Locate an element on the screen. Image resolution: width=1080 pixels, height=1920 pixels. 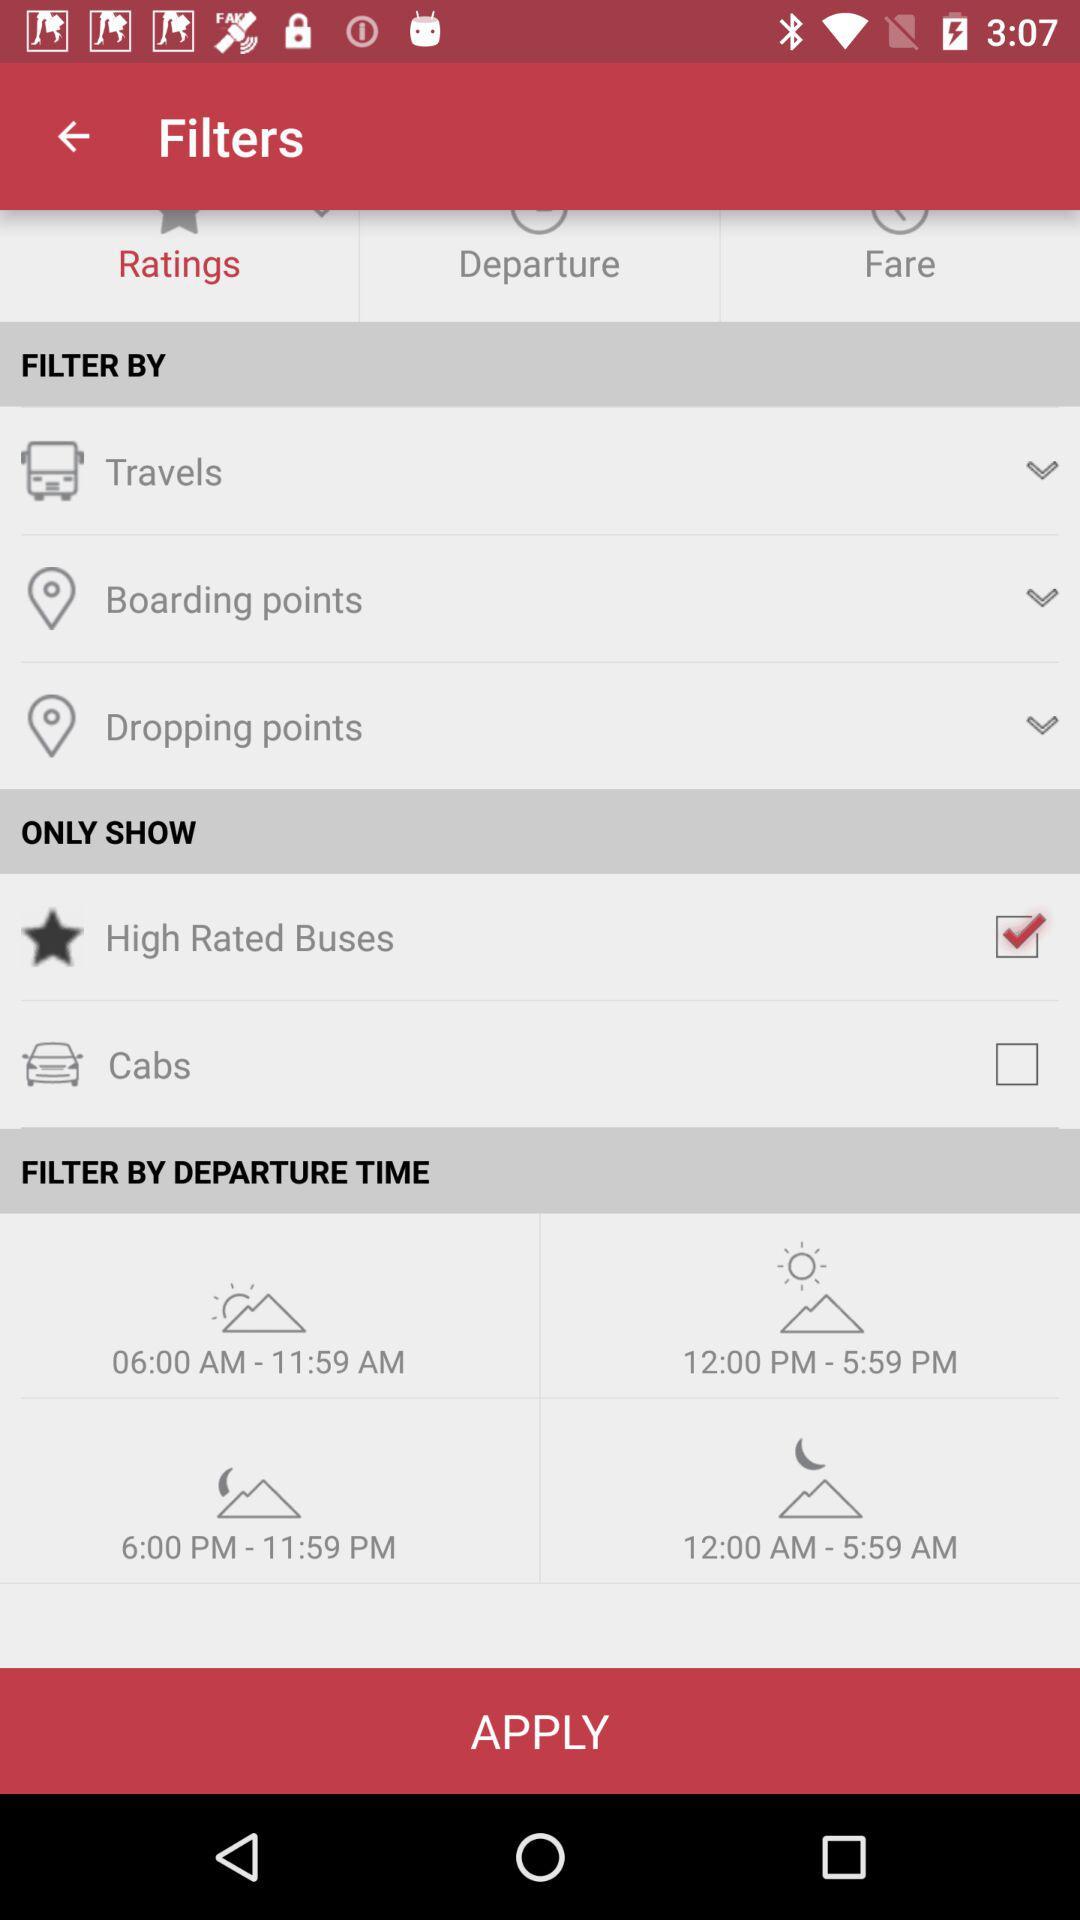
timeing option is located at coordinates (257, 1286).